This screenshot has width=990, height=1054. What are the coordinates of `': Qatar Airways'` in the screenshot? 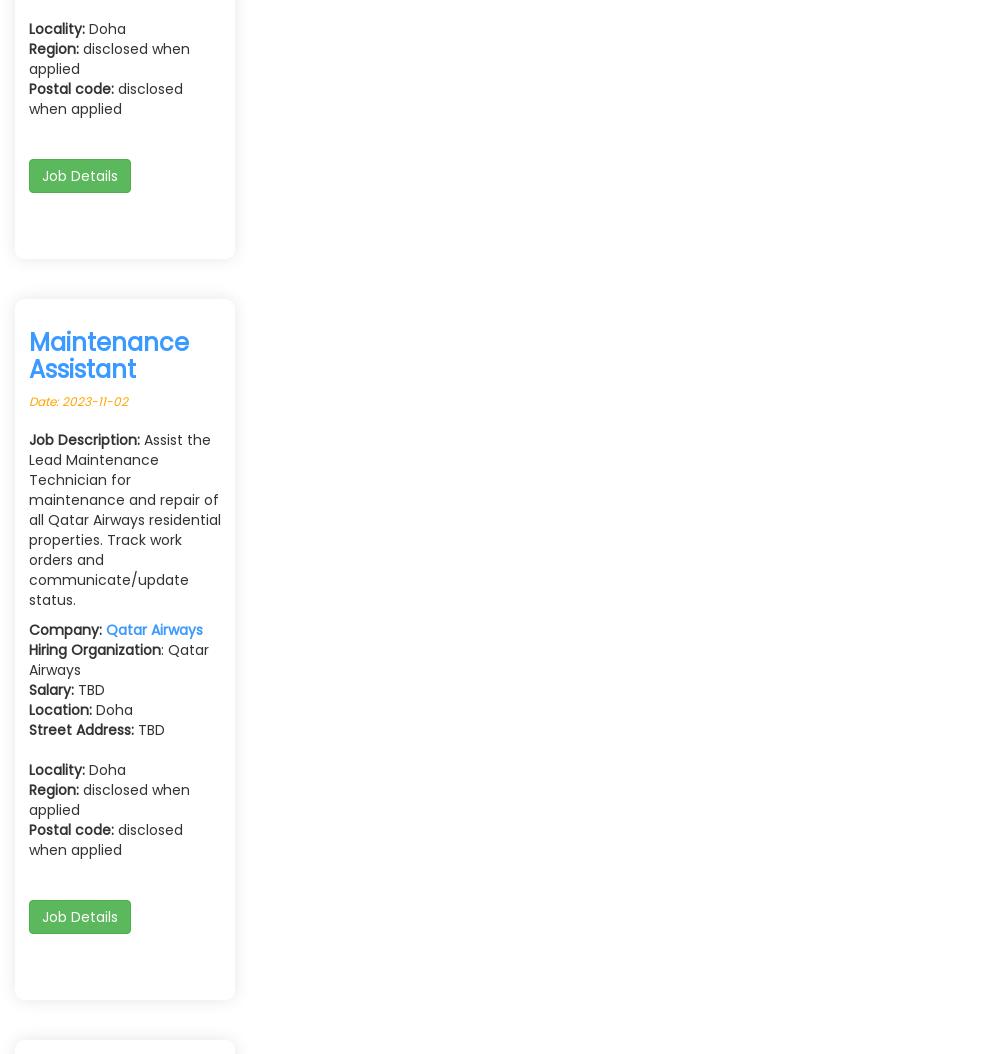 It's located at (28, 660).